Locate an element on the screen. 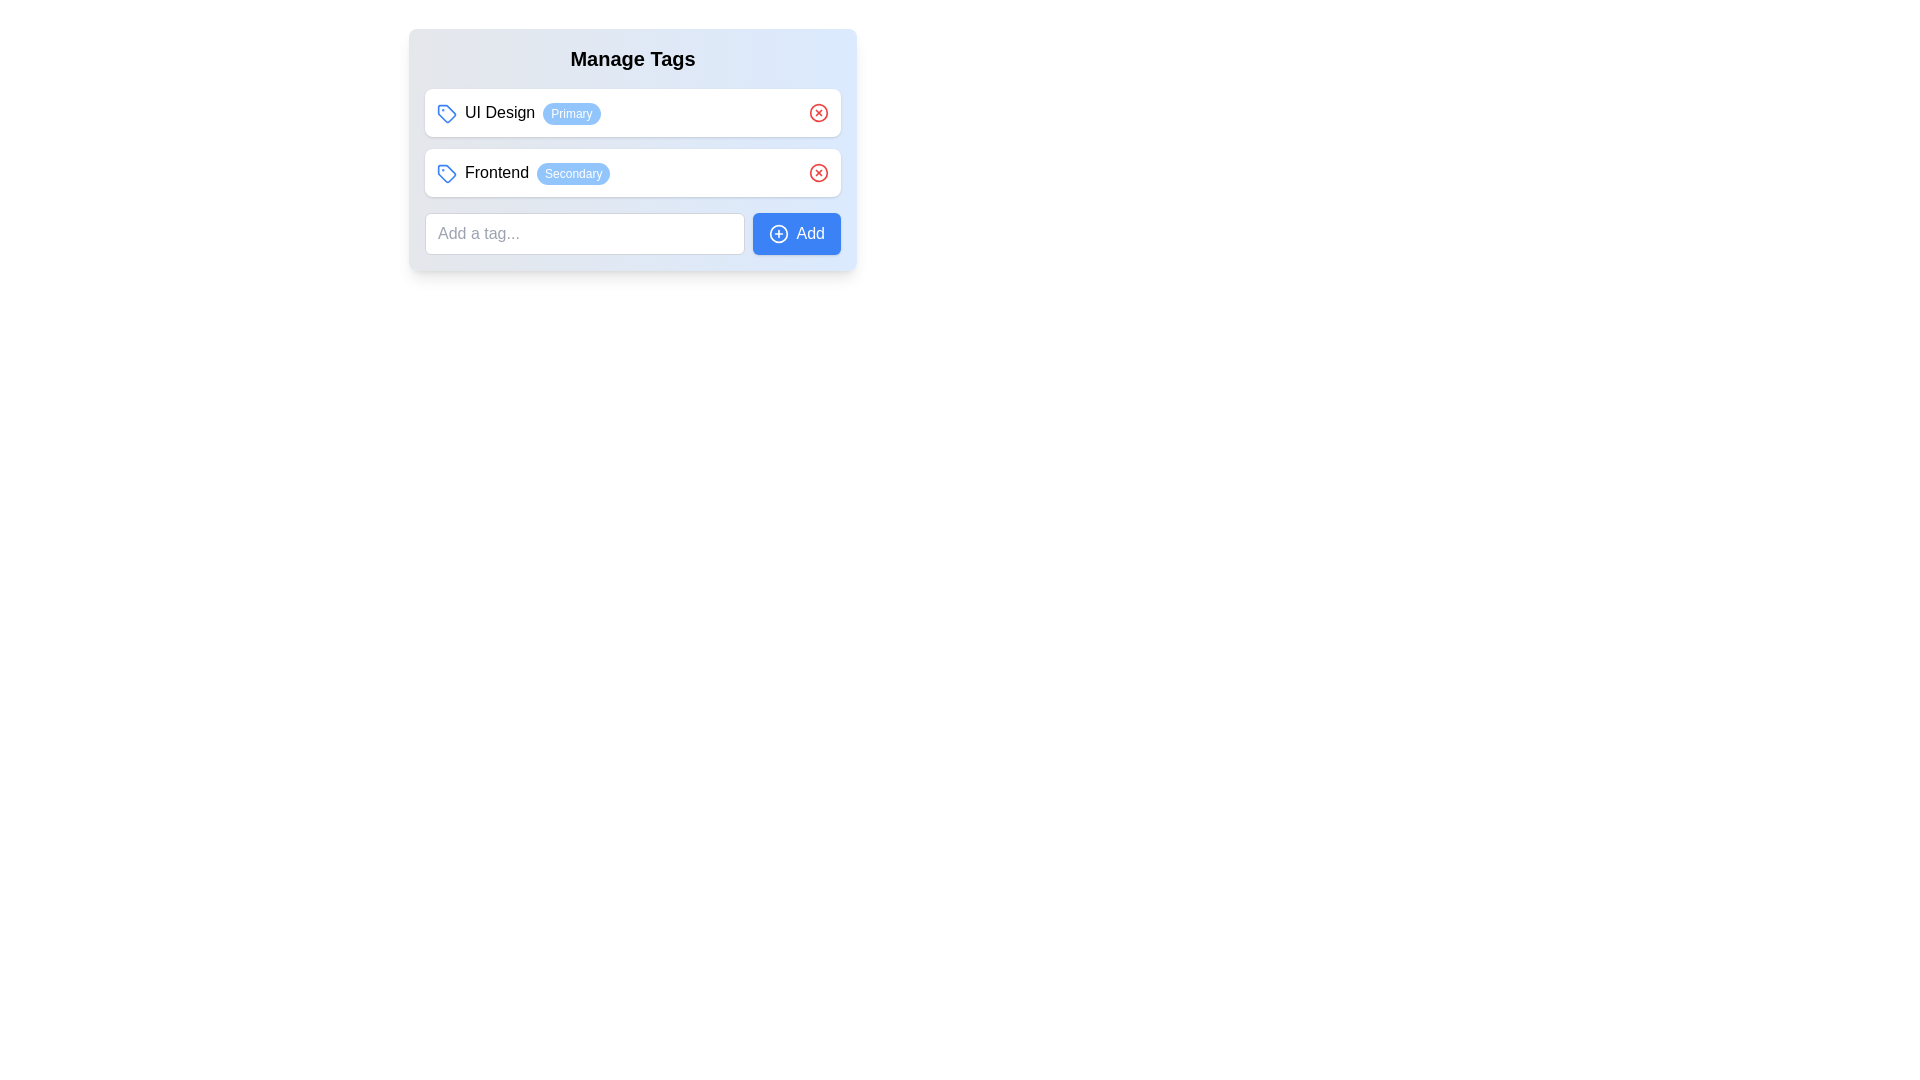 Image resolution: width=1920 pixels, height=1080 pixels. the tag icon located to the left of the 'Frontend' text and above the 'Secondary' label in the 'FrontendSecondary' group for interaction is located at coordinates (445, 172).